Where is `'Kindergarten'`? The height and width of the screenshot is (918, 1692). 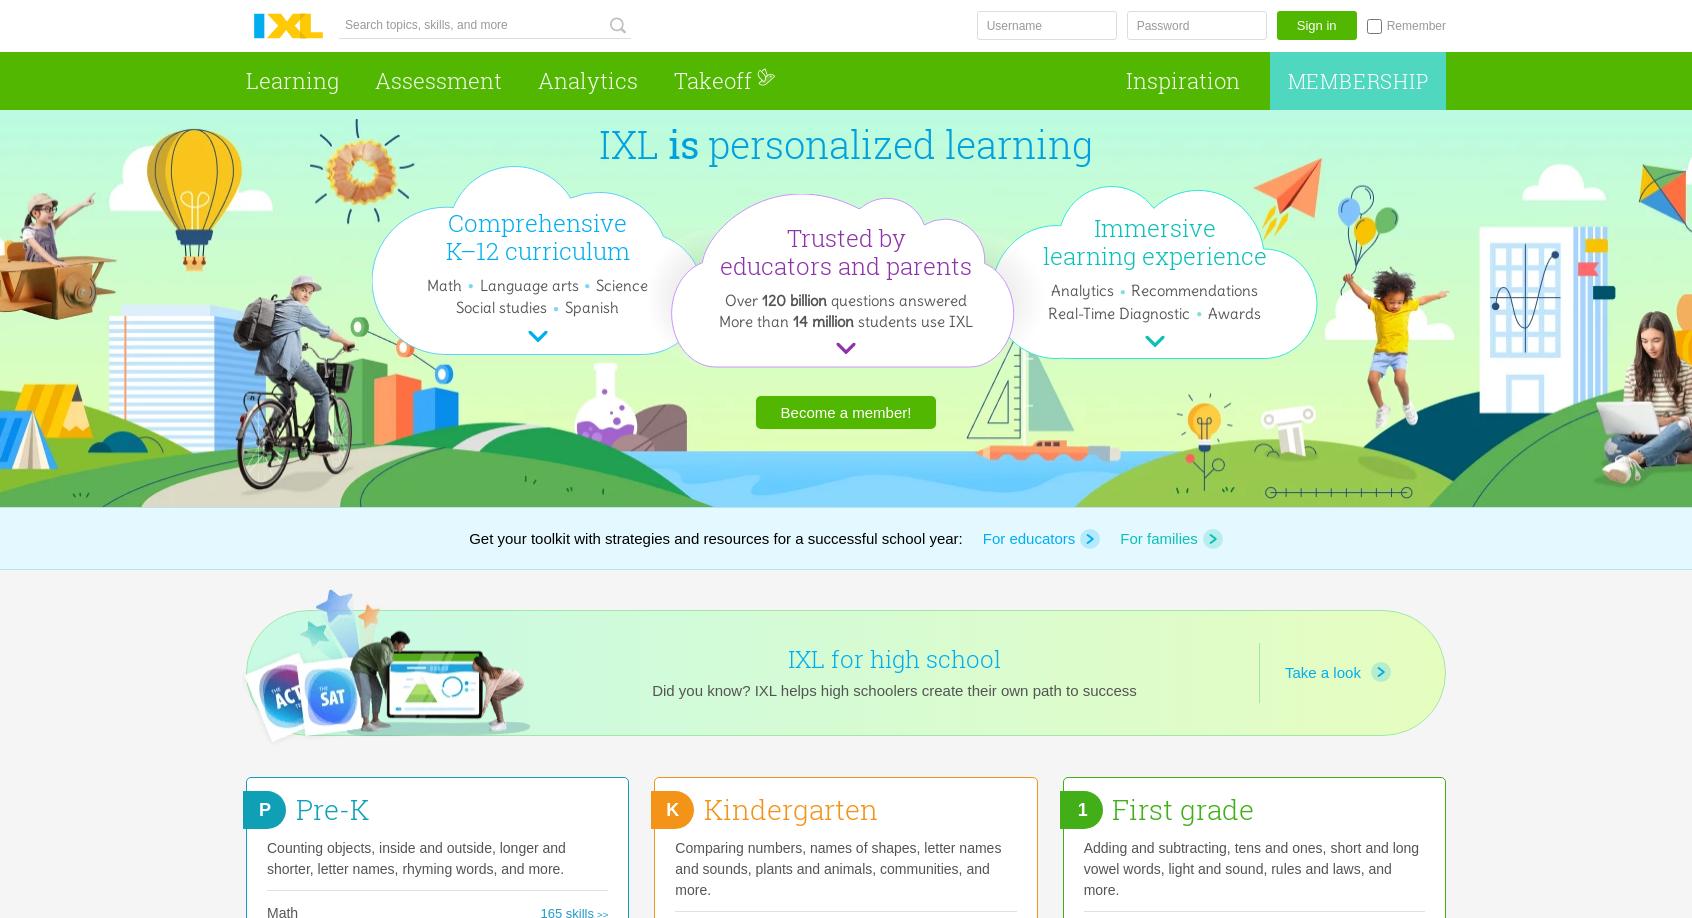
'Kindergarten' is located at coordinates (789, 809).